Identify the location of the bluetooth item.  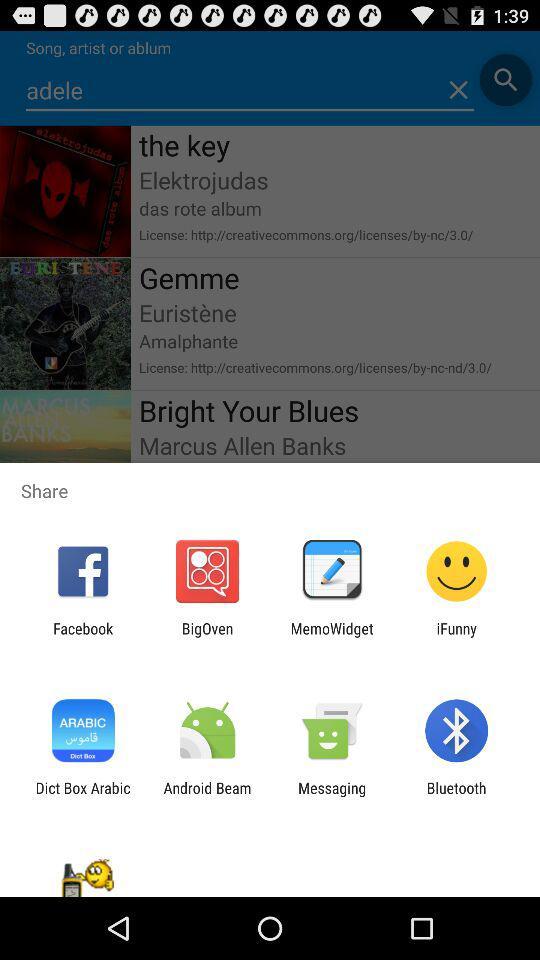
(456, 796).